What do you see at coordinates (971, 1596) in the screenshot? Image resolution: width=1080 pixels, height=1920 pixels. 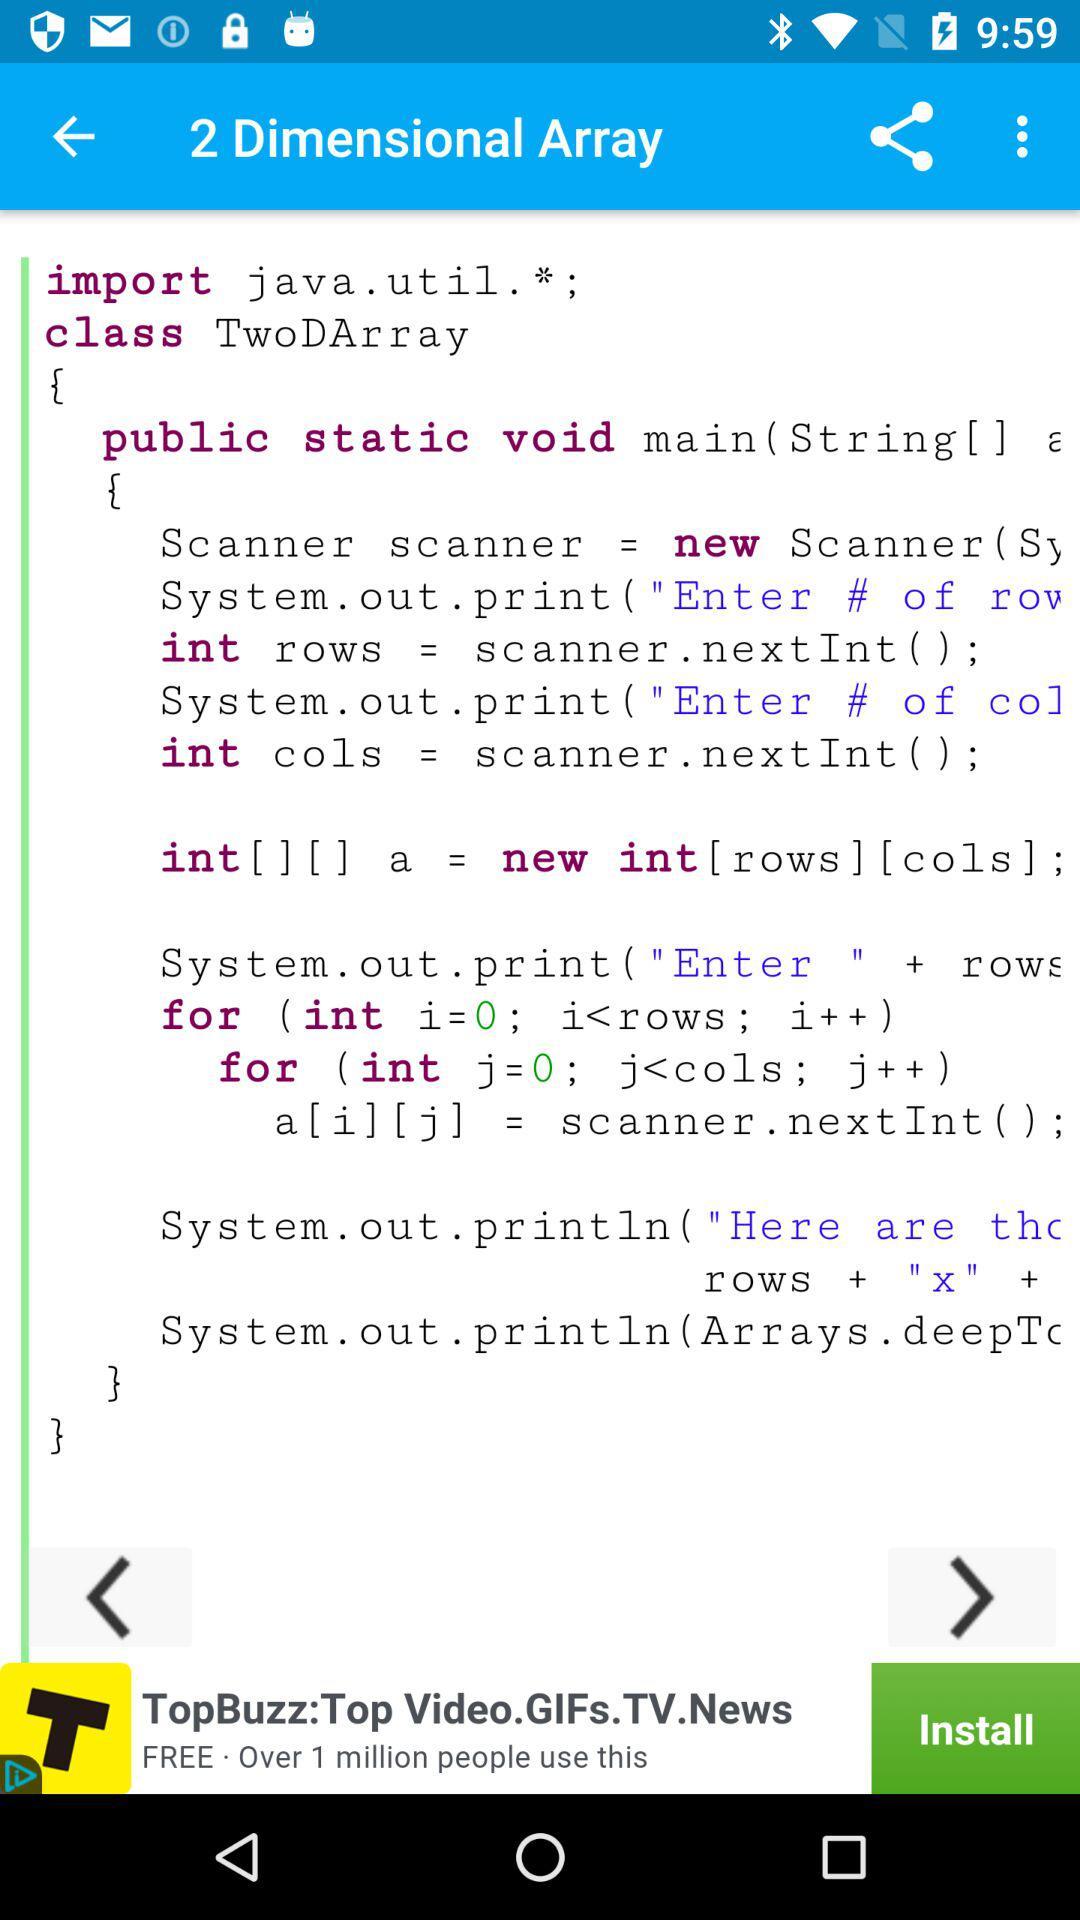 I see `next page` at bounding box center [971, 1596].